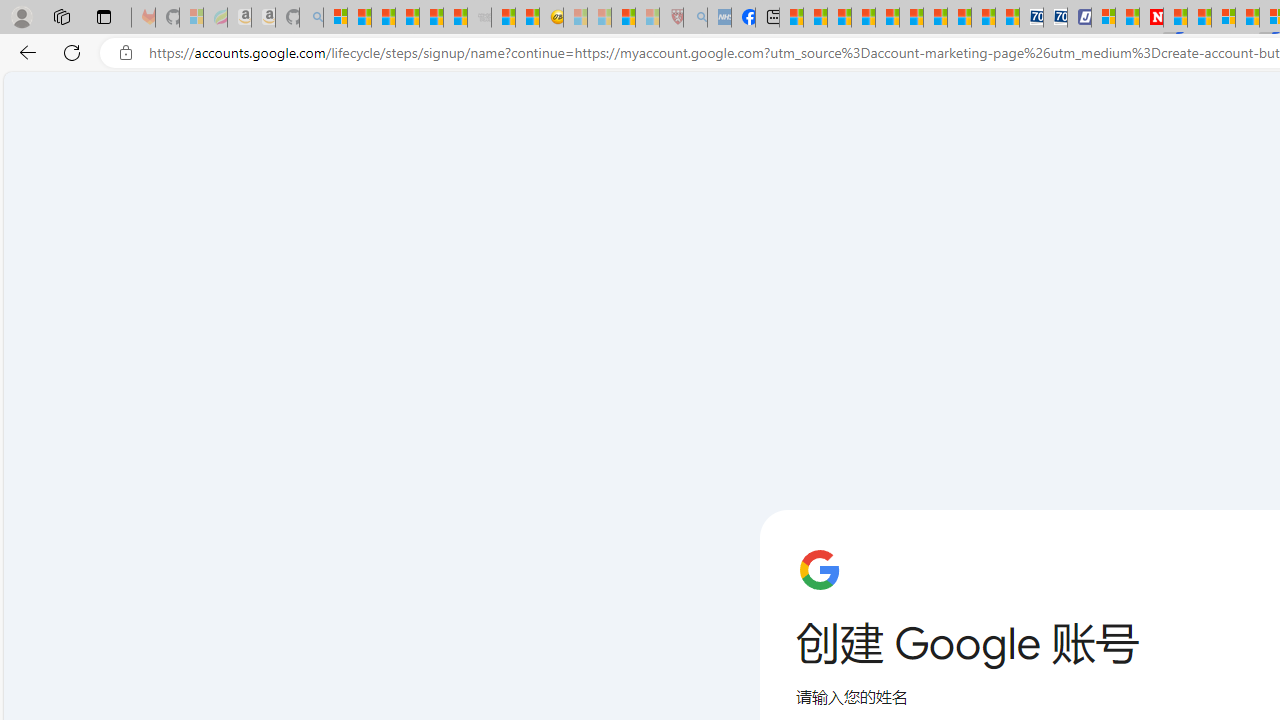 The image size is (1280, 720). Describe the element at coordinates (1031, 17) in the screenshot. I see `'Cheap Car Rentals - Save70.com'` at that location.